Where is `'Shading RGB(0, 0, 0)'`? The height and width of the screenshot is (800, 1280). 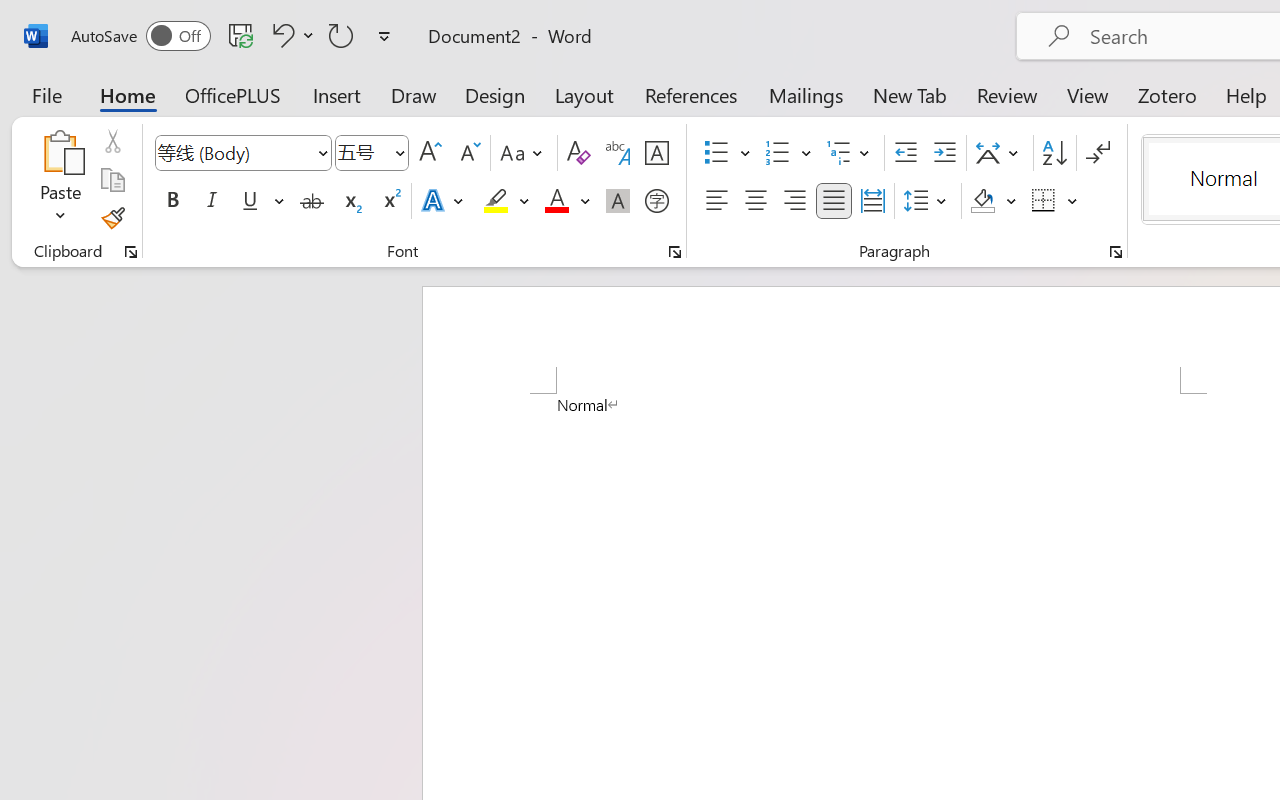
'Shading RGB(0, 0, 0)' is located at coordinates (983, 201).